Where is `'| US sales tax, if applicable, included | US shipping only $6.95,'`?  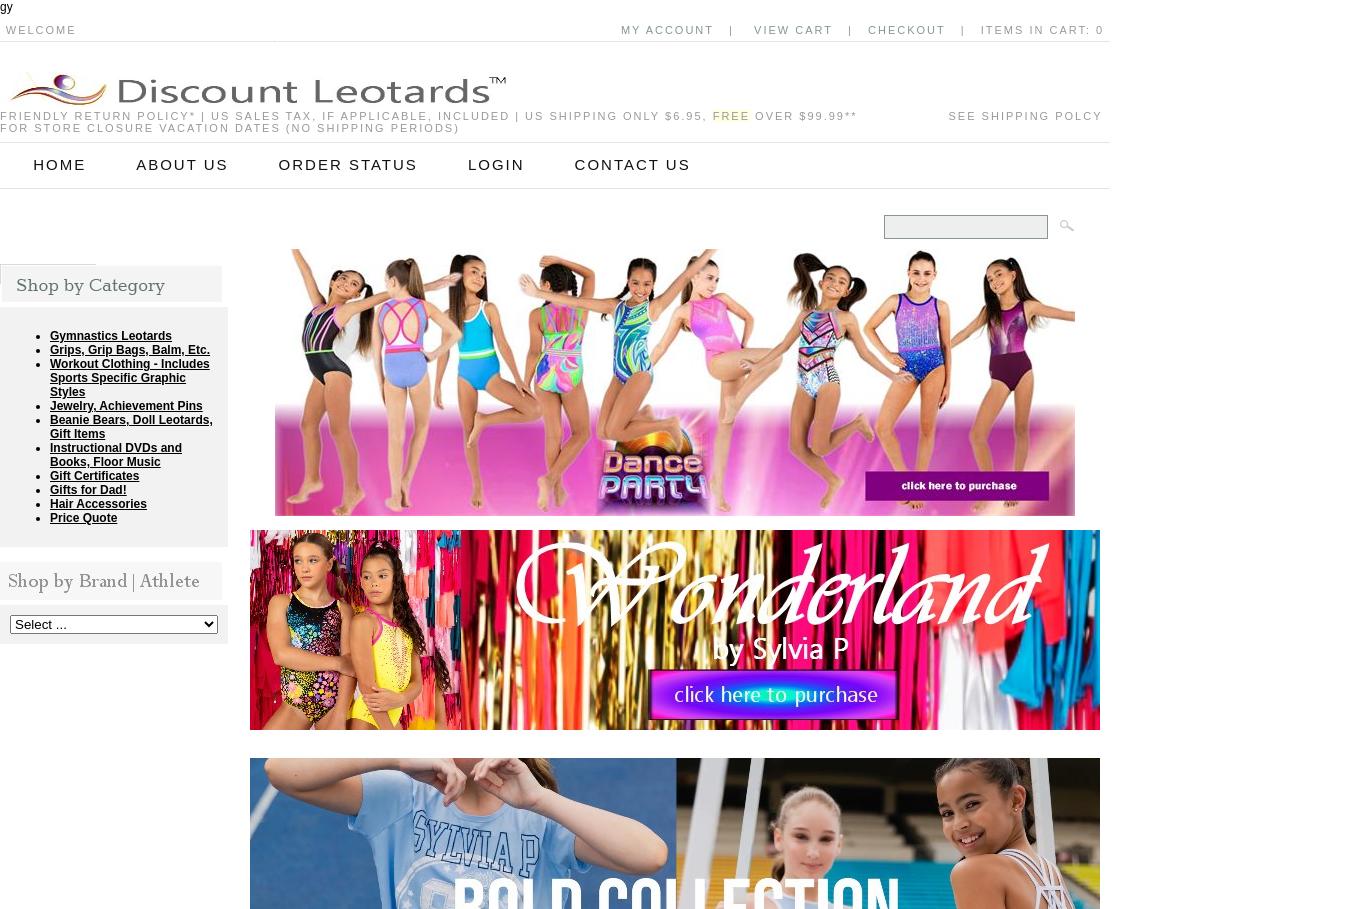 '| US sales tax, if applicable, included | US shipping only $6.95,' is located at coordinates (456, 115).